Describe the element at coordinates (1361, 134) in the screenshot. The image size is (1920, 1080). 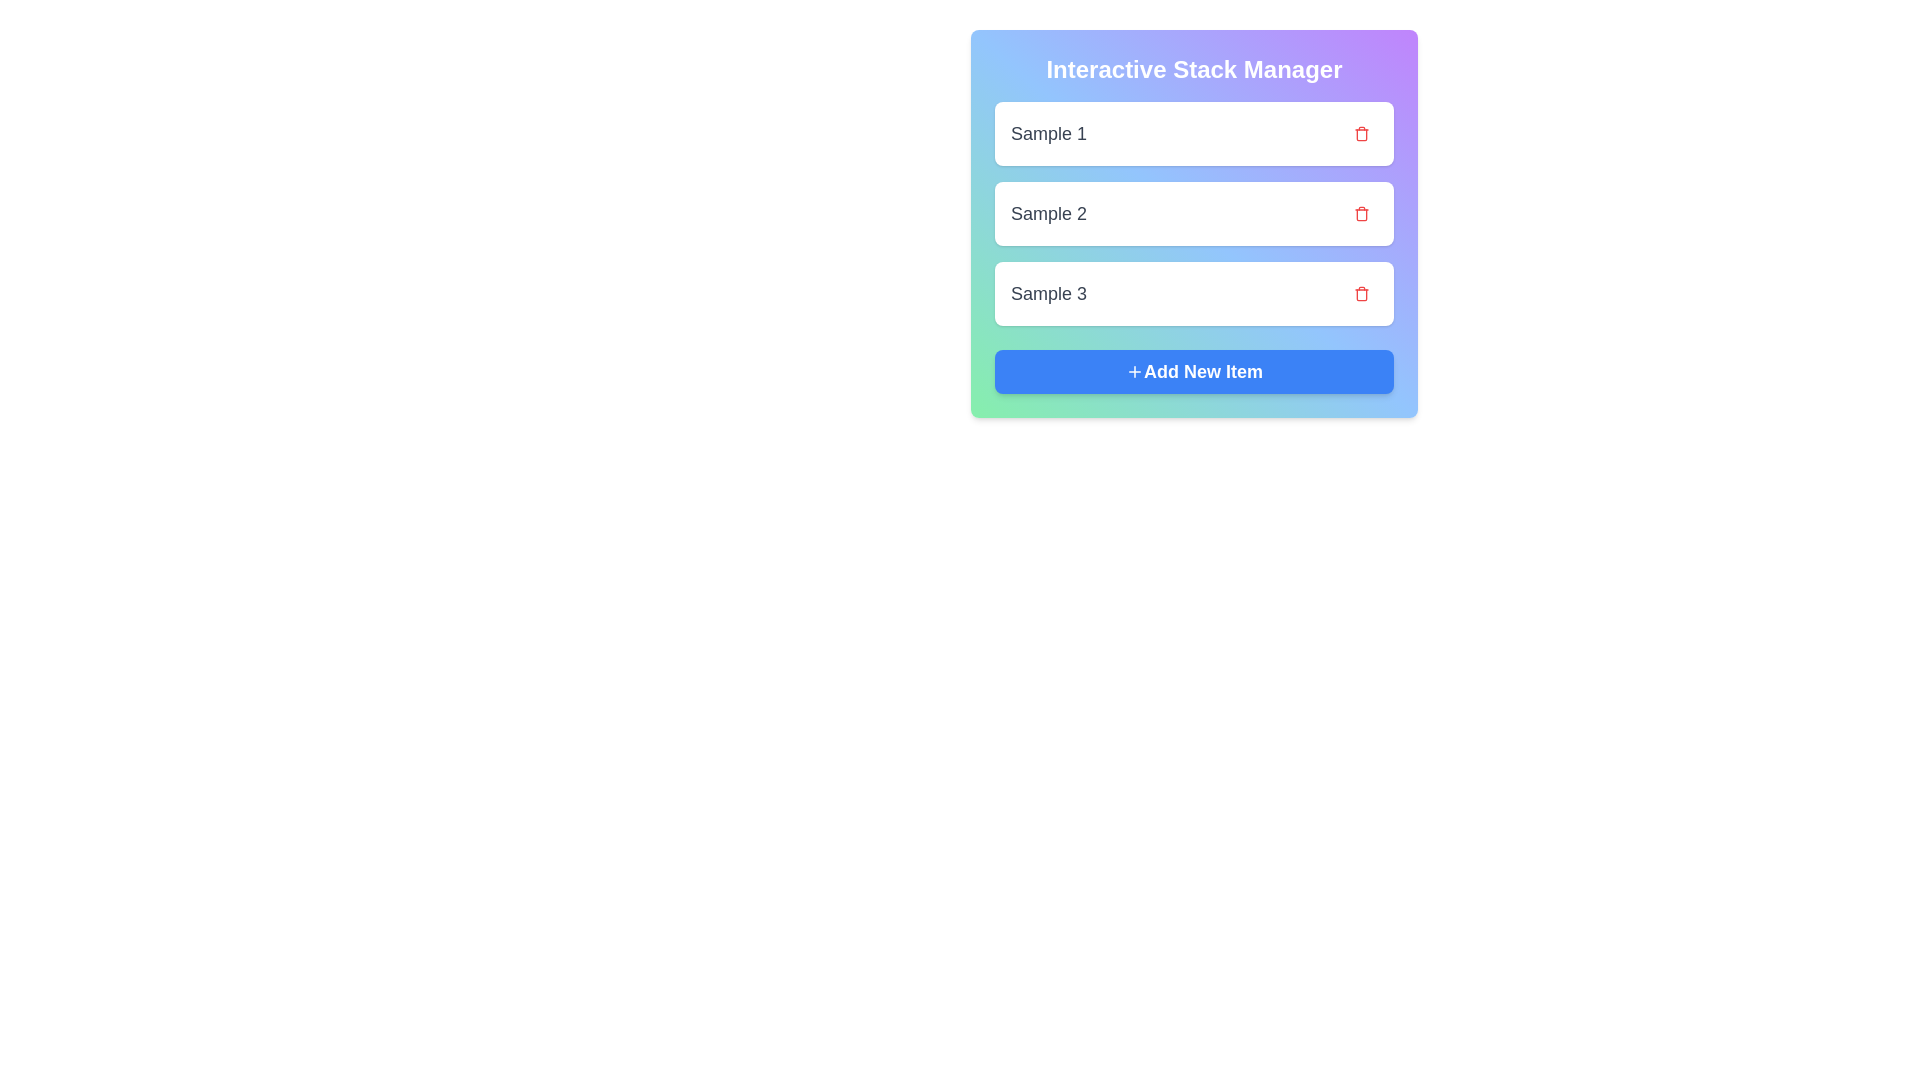
I see `the delete button icon located to the right of the 'Sample 2' text input field` at that location.